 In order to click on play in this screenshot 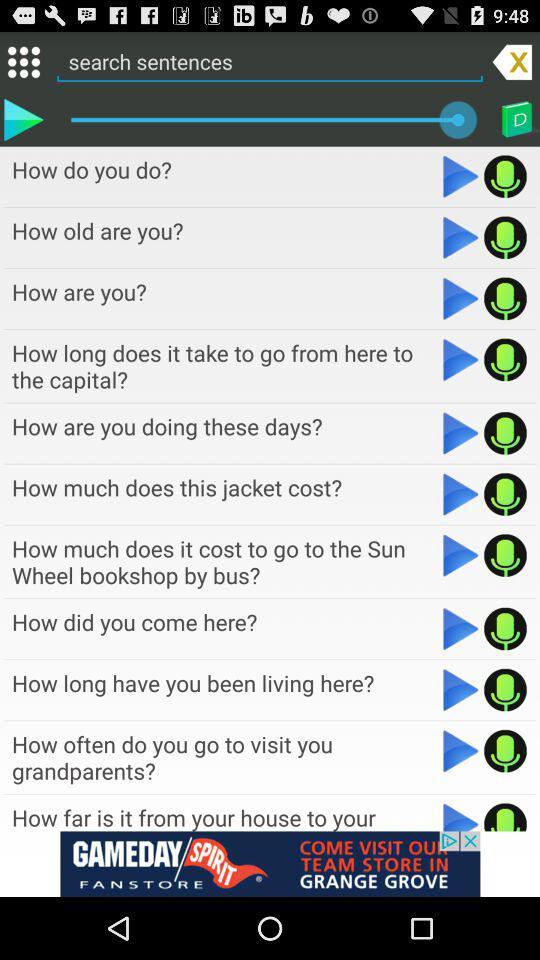, I will do `click(504, 237)`.